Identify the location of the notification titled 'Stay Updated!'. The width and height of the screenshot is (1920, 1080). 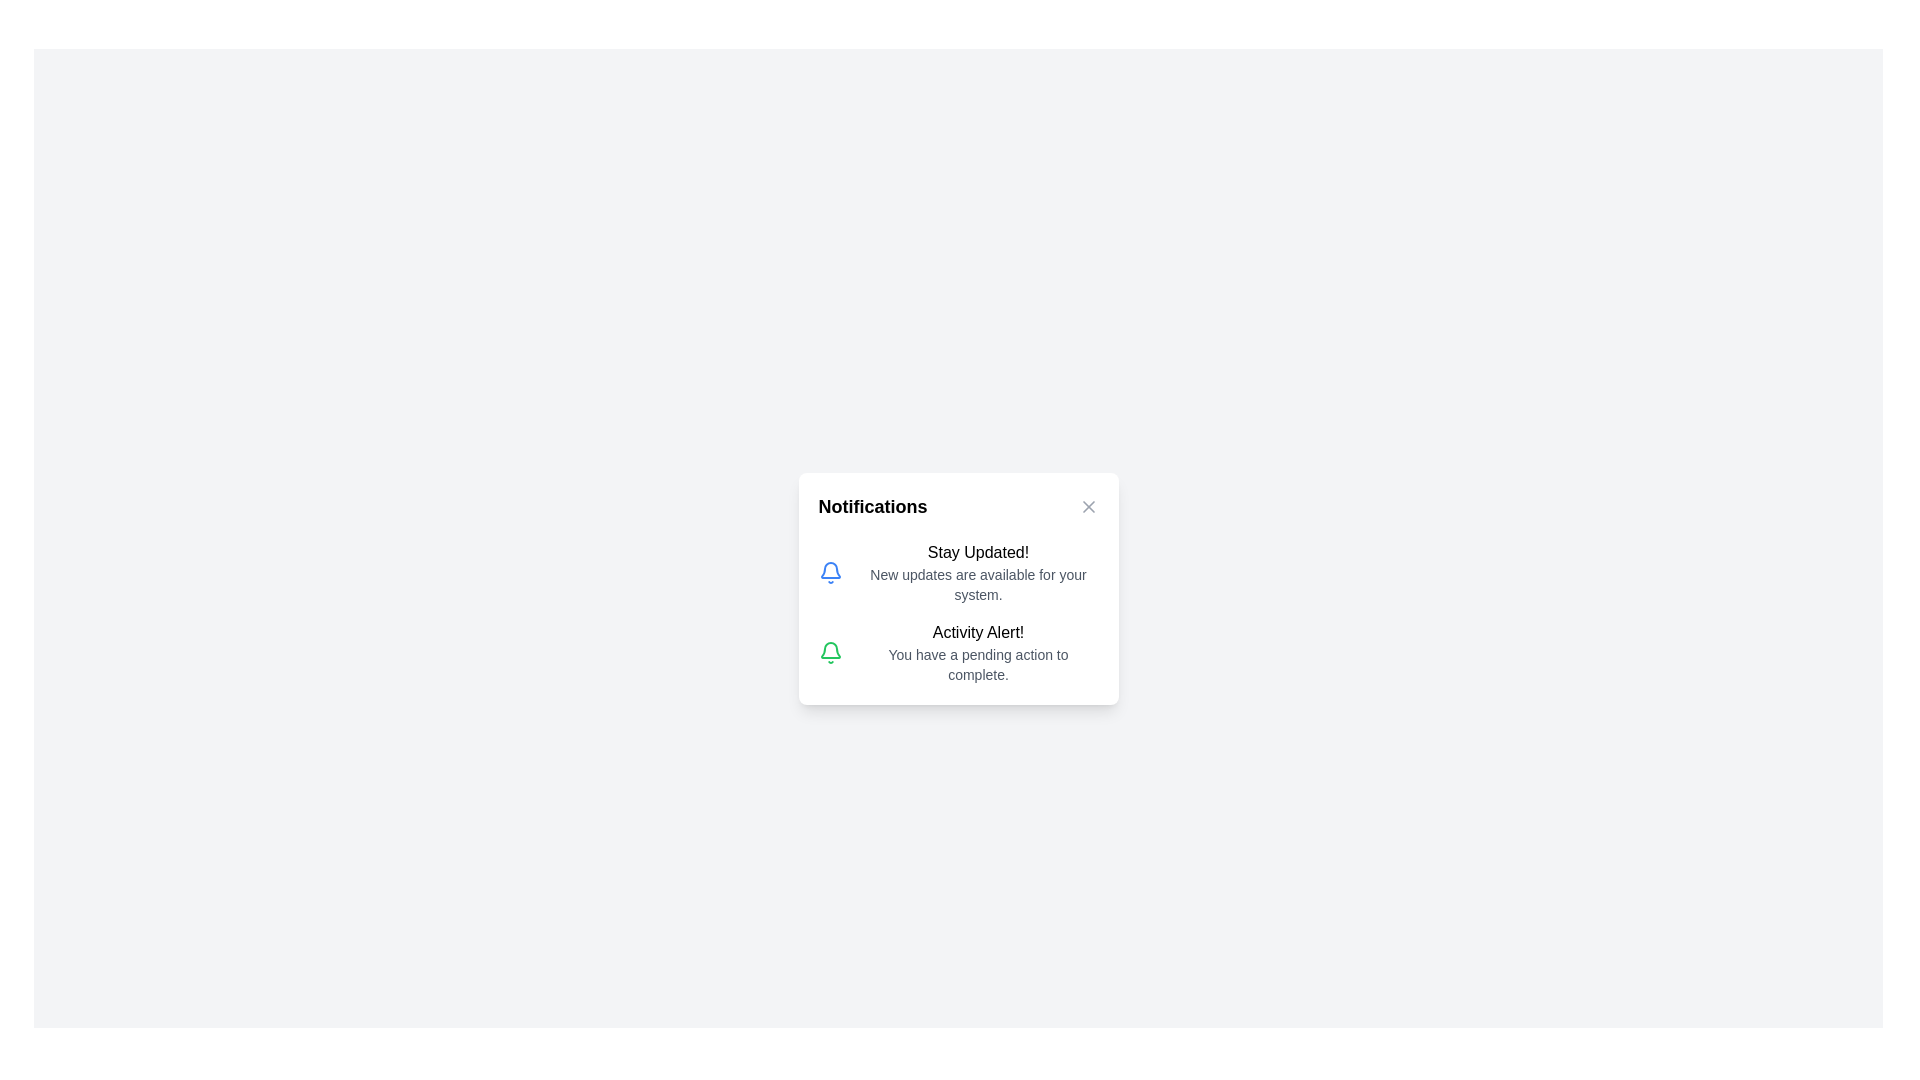
(830, 573).